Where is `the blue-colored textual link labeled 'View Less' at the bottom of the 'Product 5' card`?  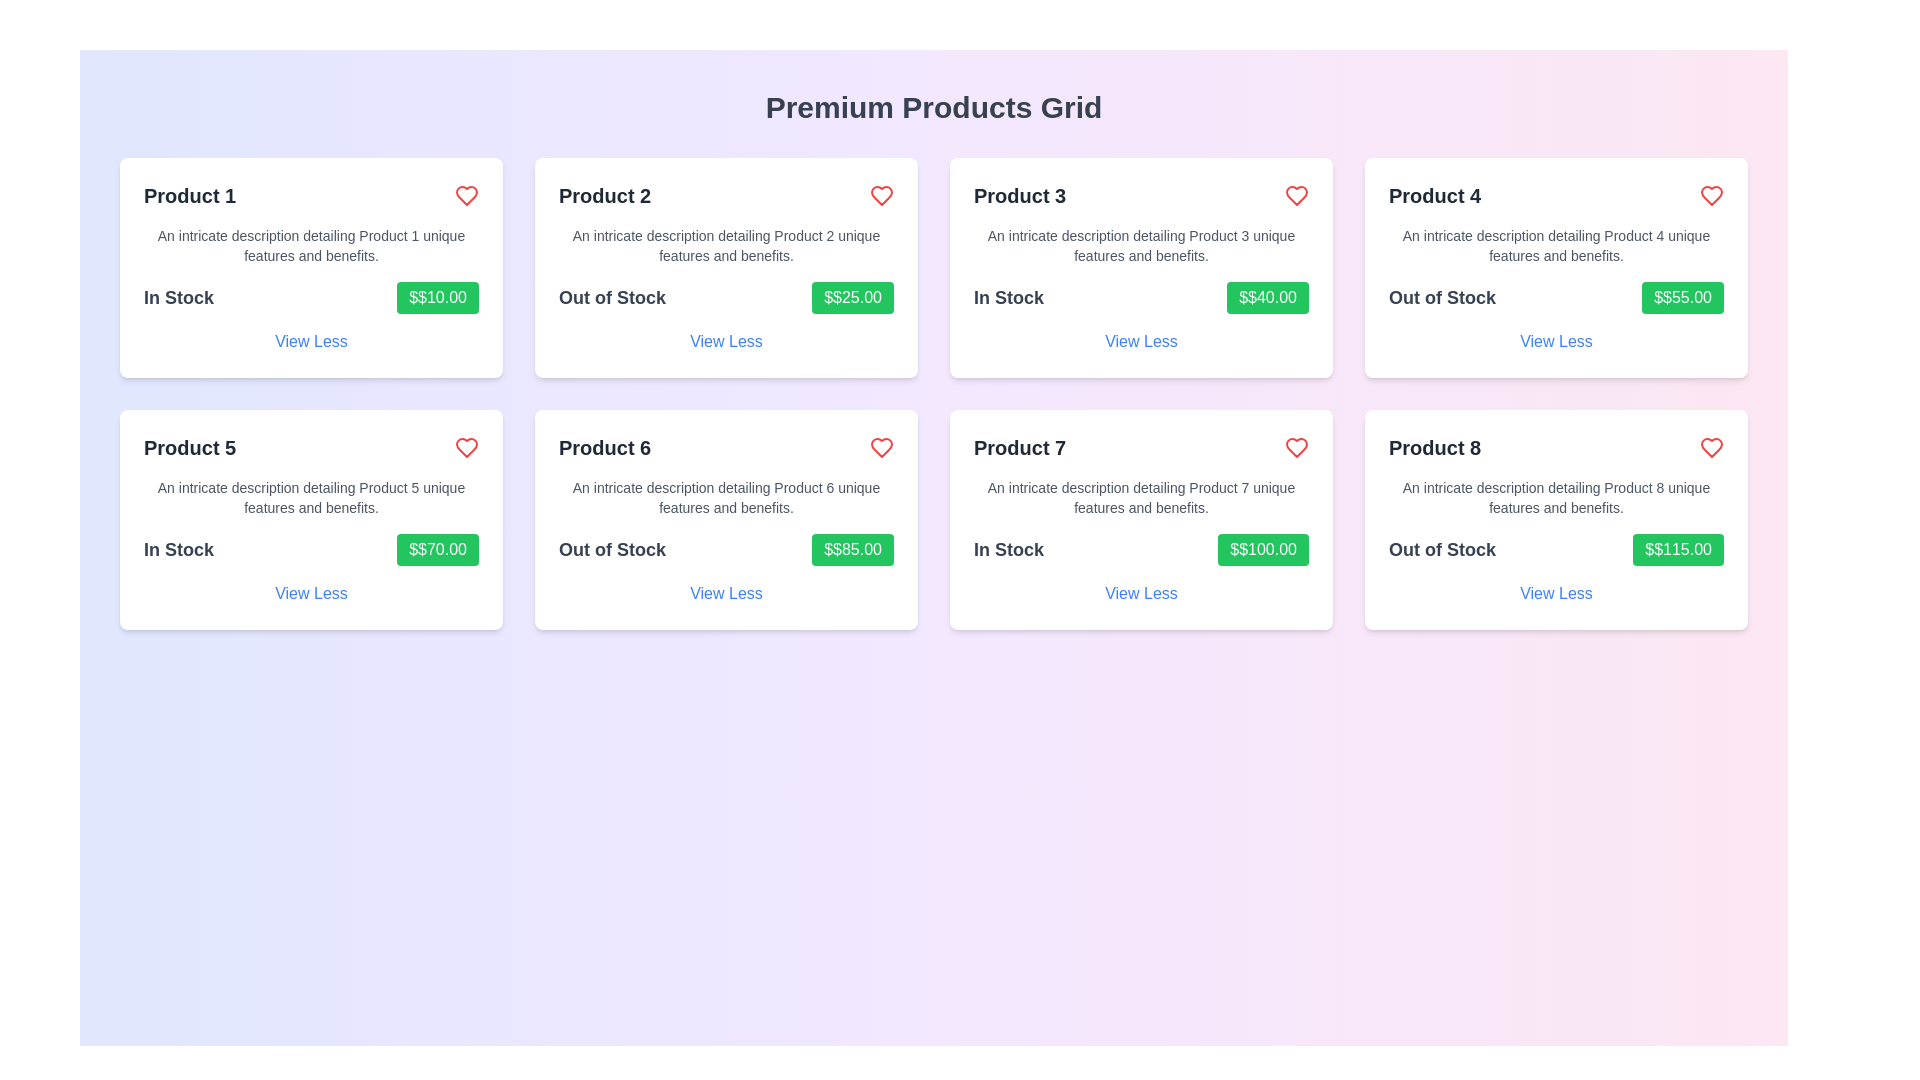
the blue-colored textual link labeled 'View Less' at the bottom of the 'Product 5' card is located at coordinates (310, 593).